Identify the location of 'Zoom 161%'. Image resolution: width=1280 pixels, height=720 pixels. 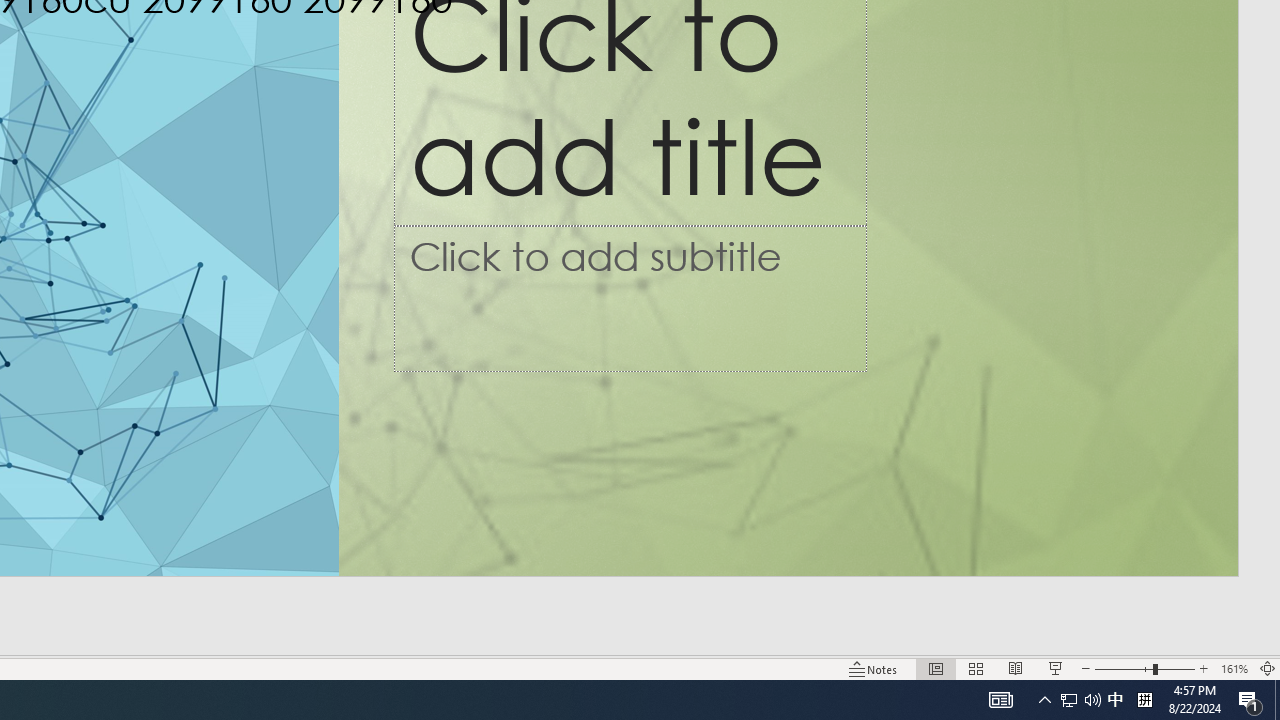
(1233, 669).